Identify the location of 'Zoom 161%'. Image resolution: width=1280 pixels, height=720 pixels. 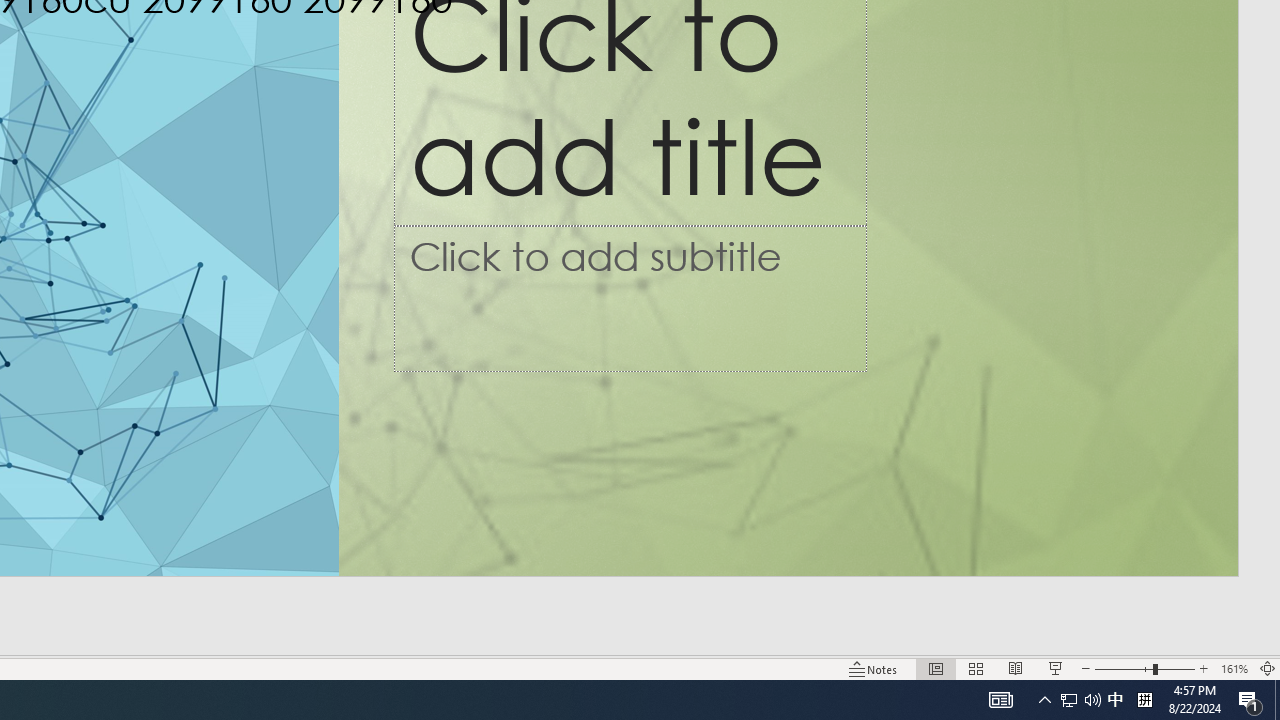
(1233, 669).